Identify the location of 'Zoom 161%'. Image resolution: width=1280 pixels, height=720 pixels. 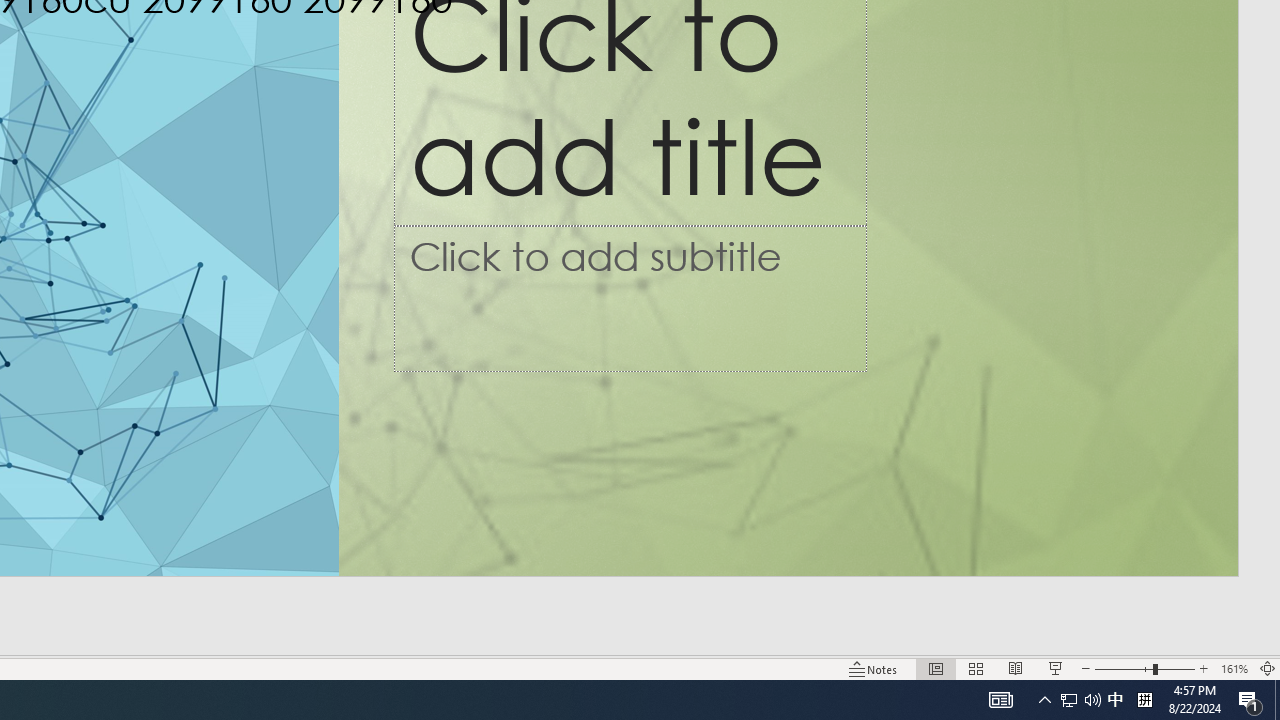
(1233, 669).